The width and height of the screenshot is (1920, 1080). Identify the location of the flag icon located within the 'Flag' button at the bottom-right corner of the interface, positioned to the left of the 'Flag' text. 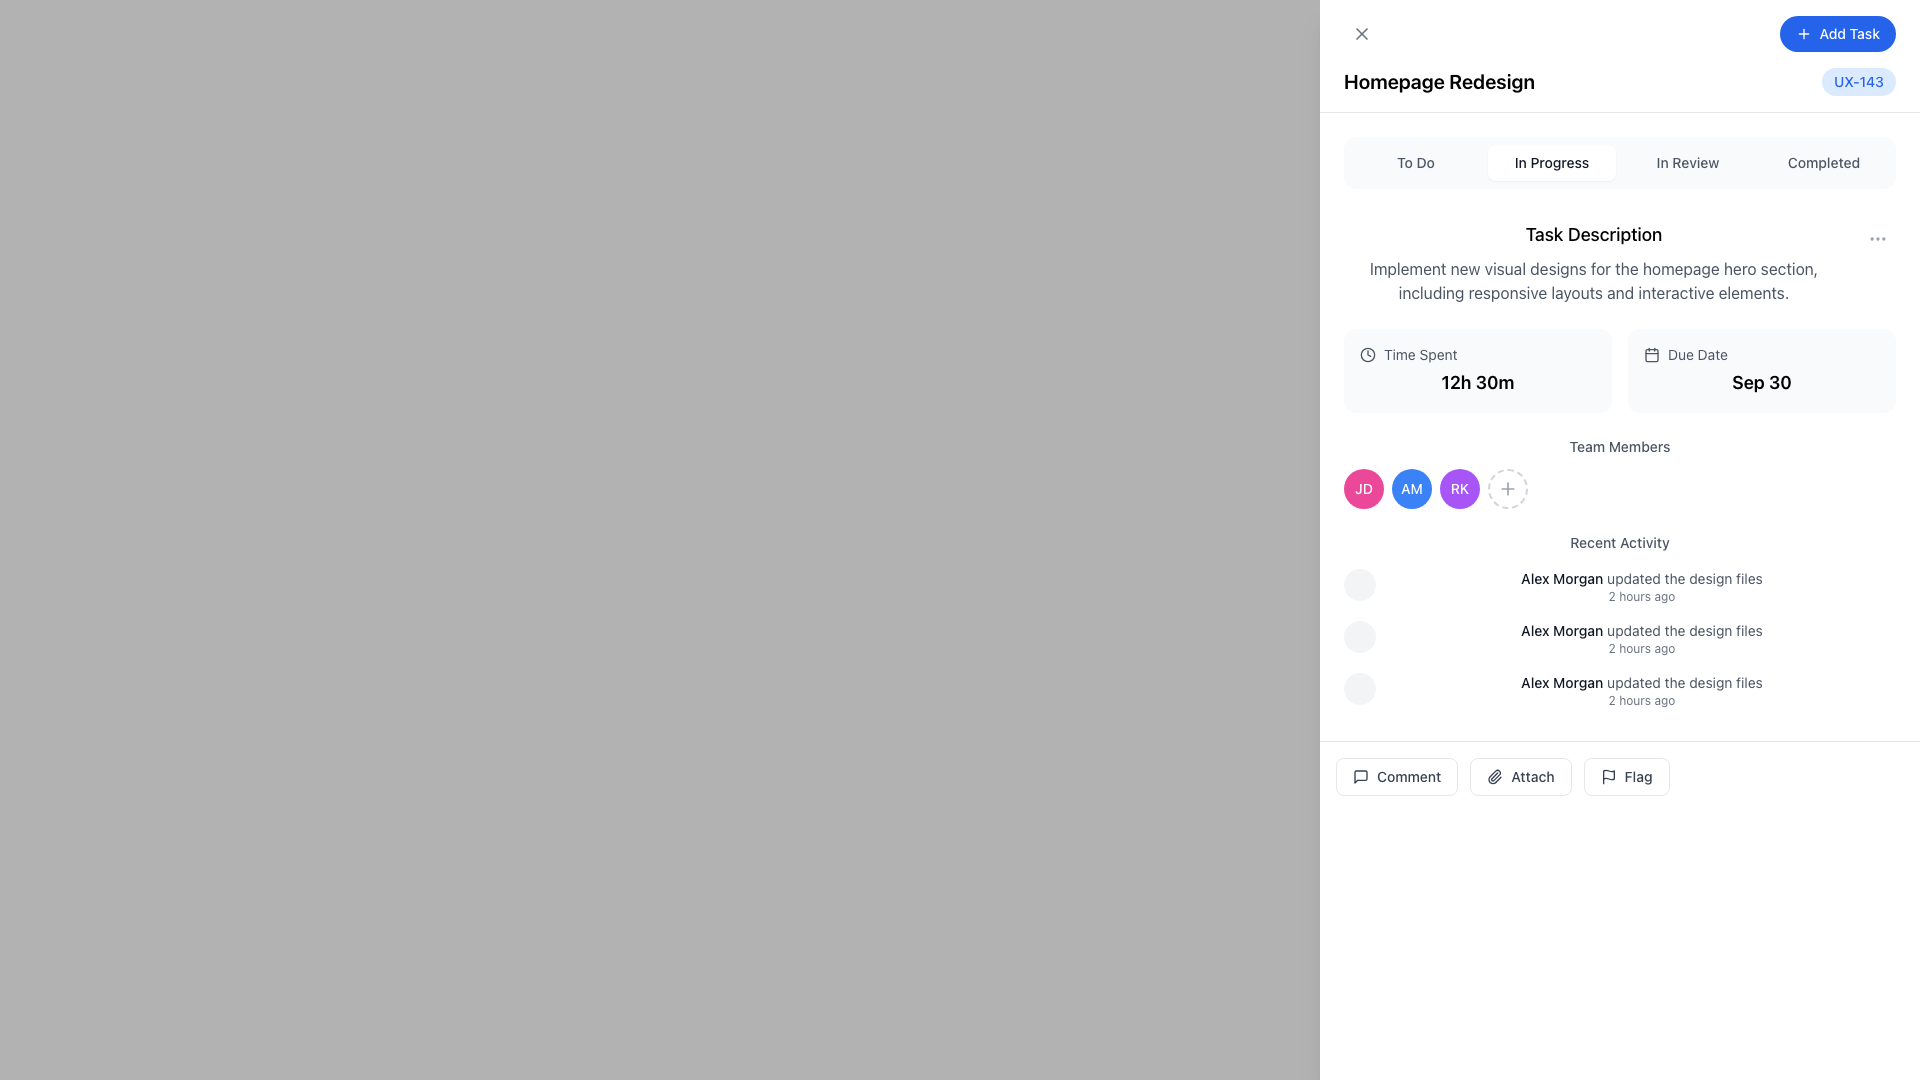
(1608, 775).